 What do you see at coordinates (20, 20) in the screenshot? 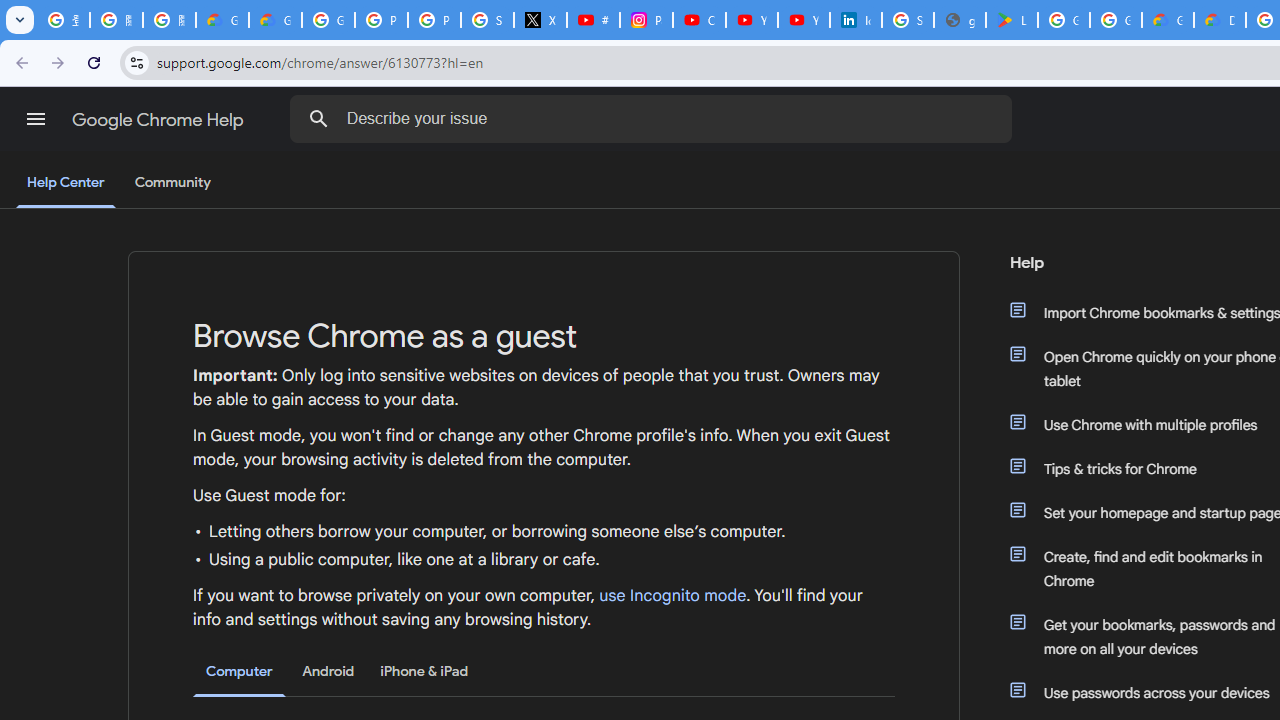
I see `'Search tabs'` at bounding box center [20, 20].